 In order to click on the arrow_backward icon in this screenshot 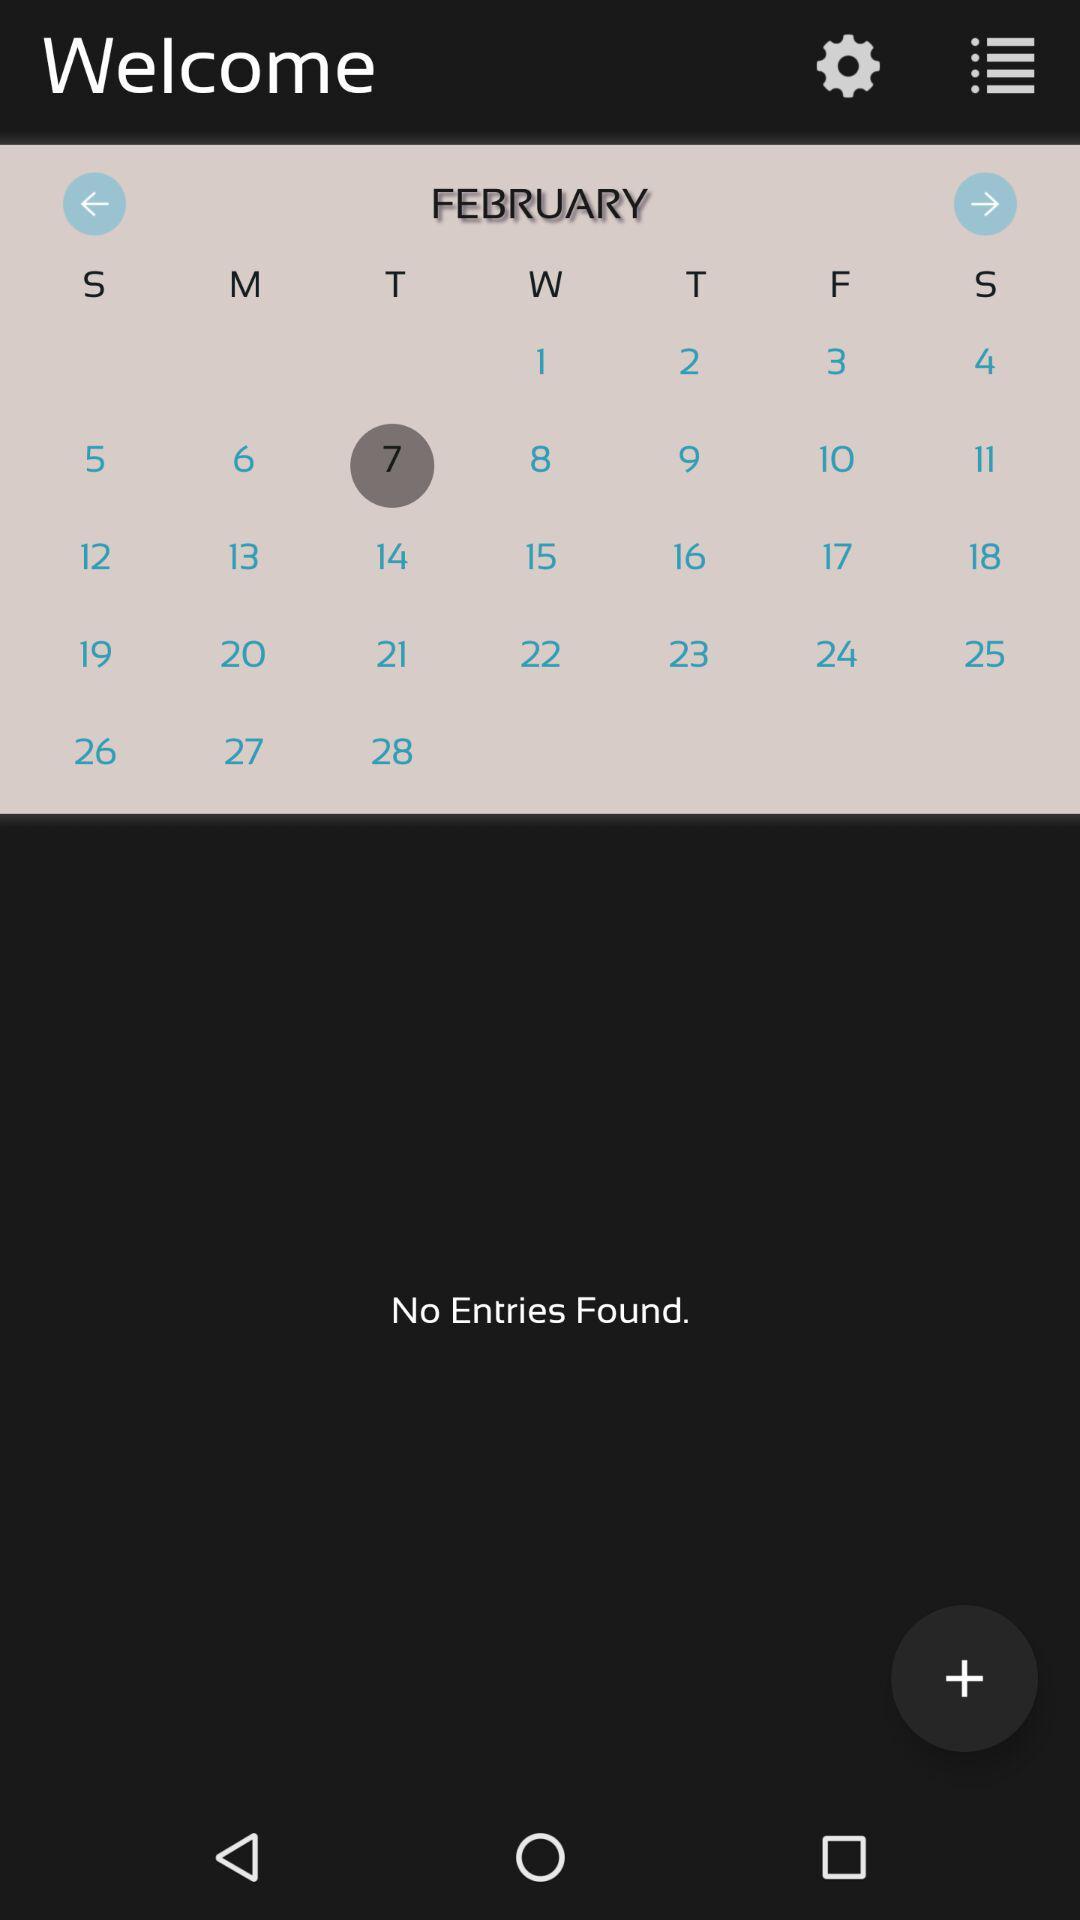, I will do `click(83, 204)`.